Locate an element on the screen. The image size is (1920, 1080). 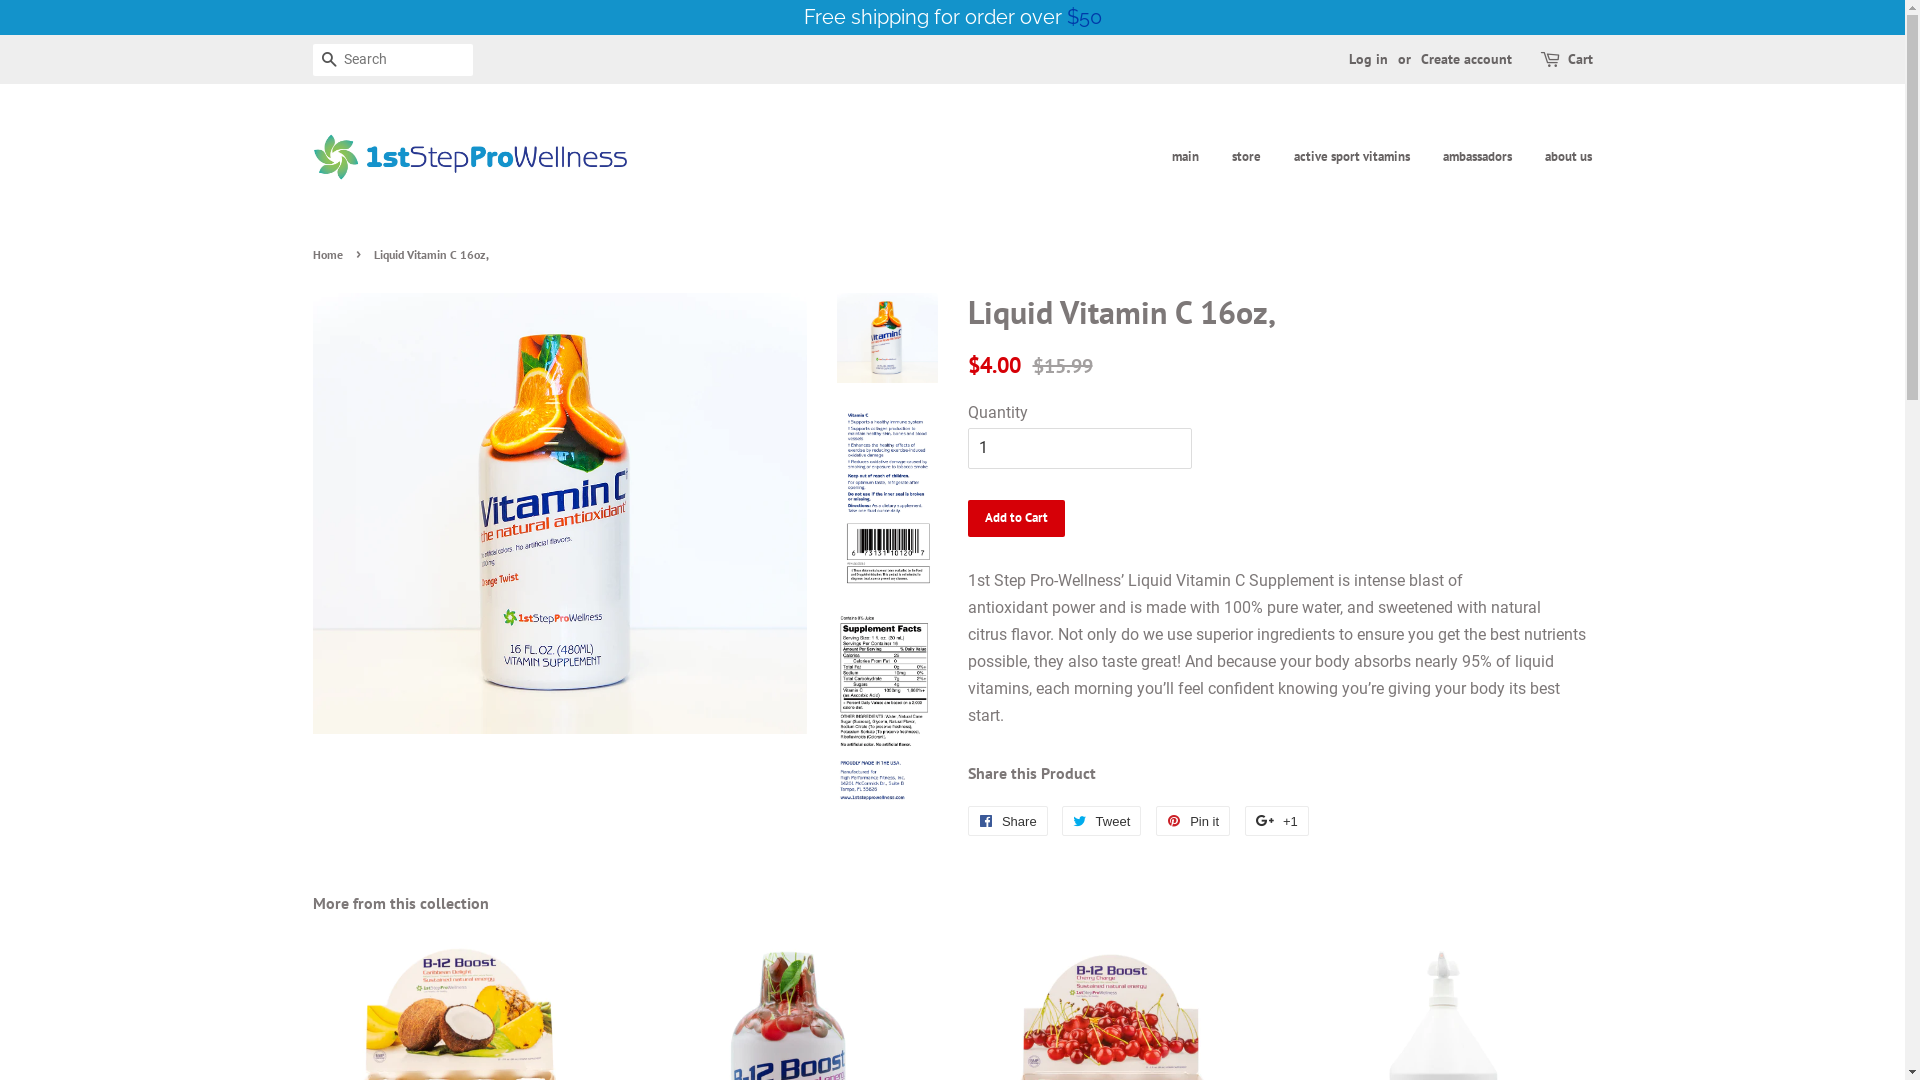
'store' is located at coordinates (1245, 156).